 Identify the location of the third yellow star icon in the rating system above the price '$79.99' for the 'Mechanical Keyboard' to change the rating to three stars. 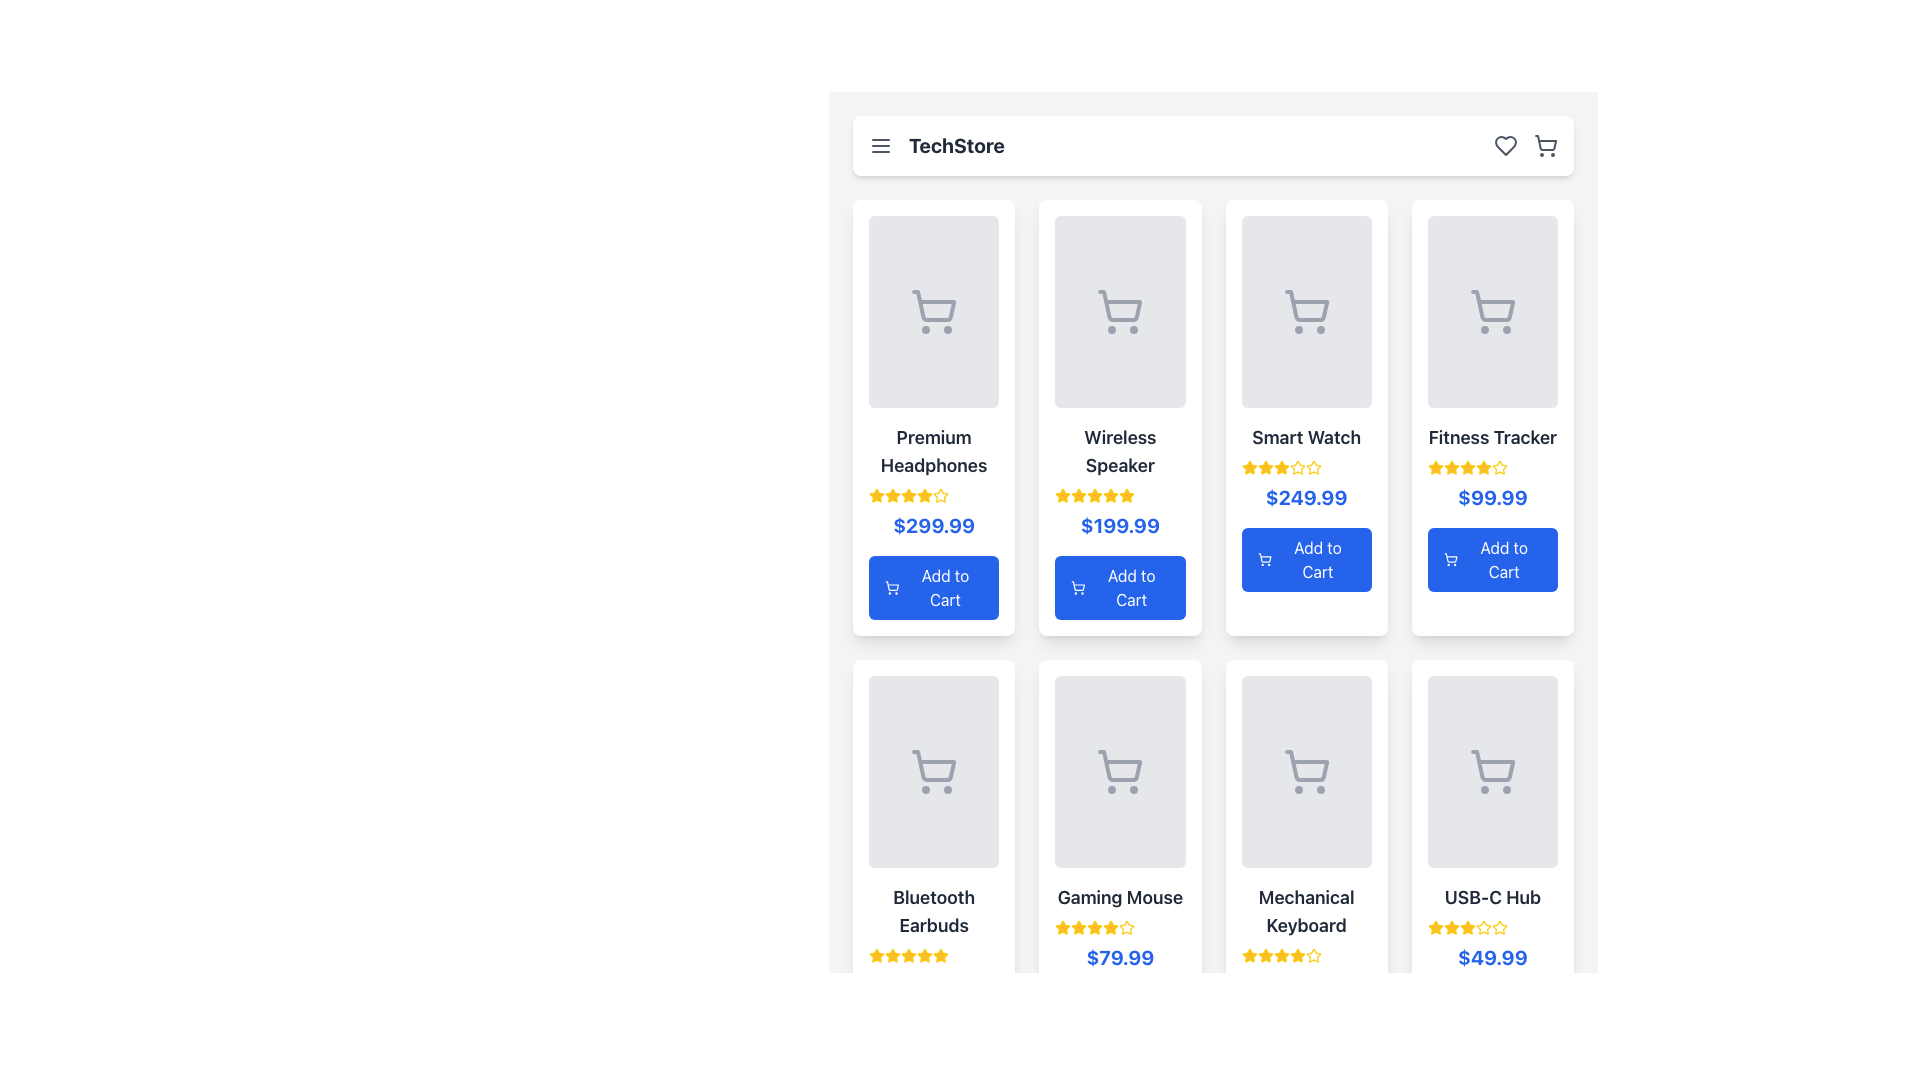
(1264, 954).